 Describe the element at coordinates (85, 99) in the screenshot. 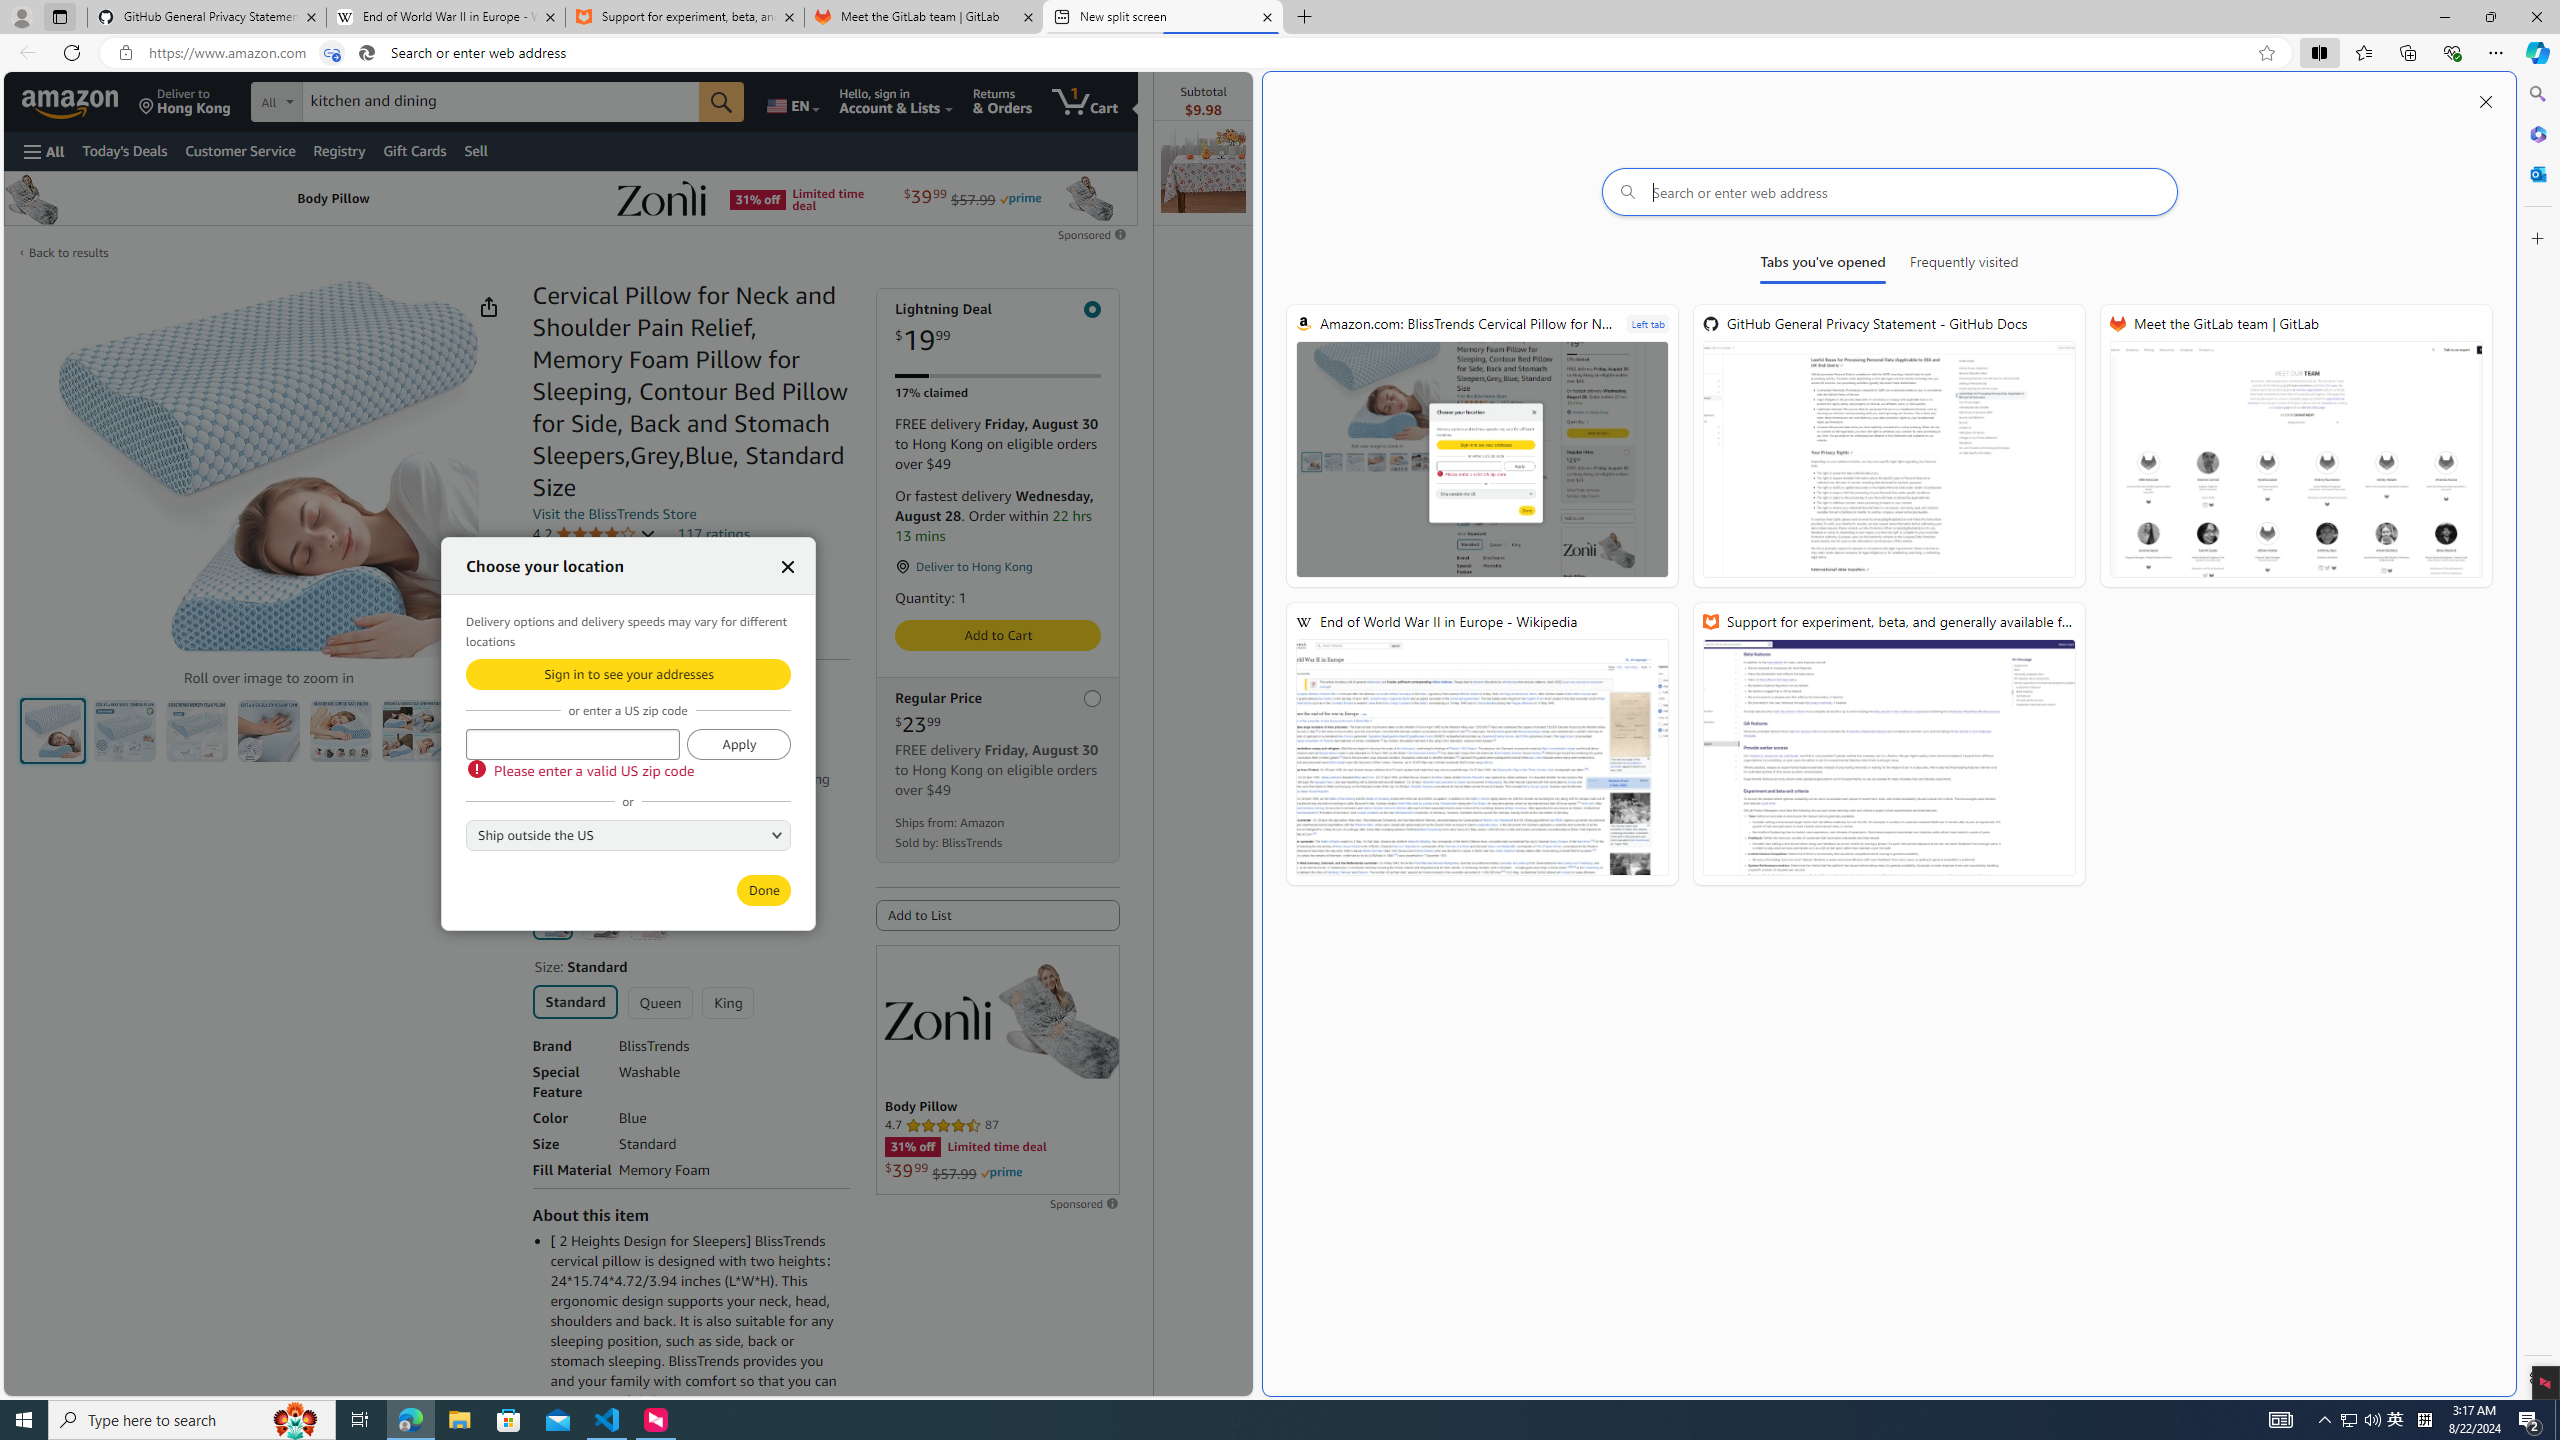

I see `'Skip to main content'` at that location.